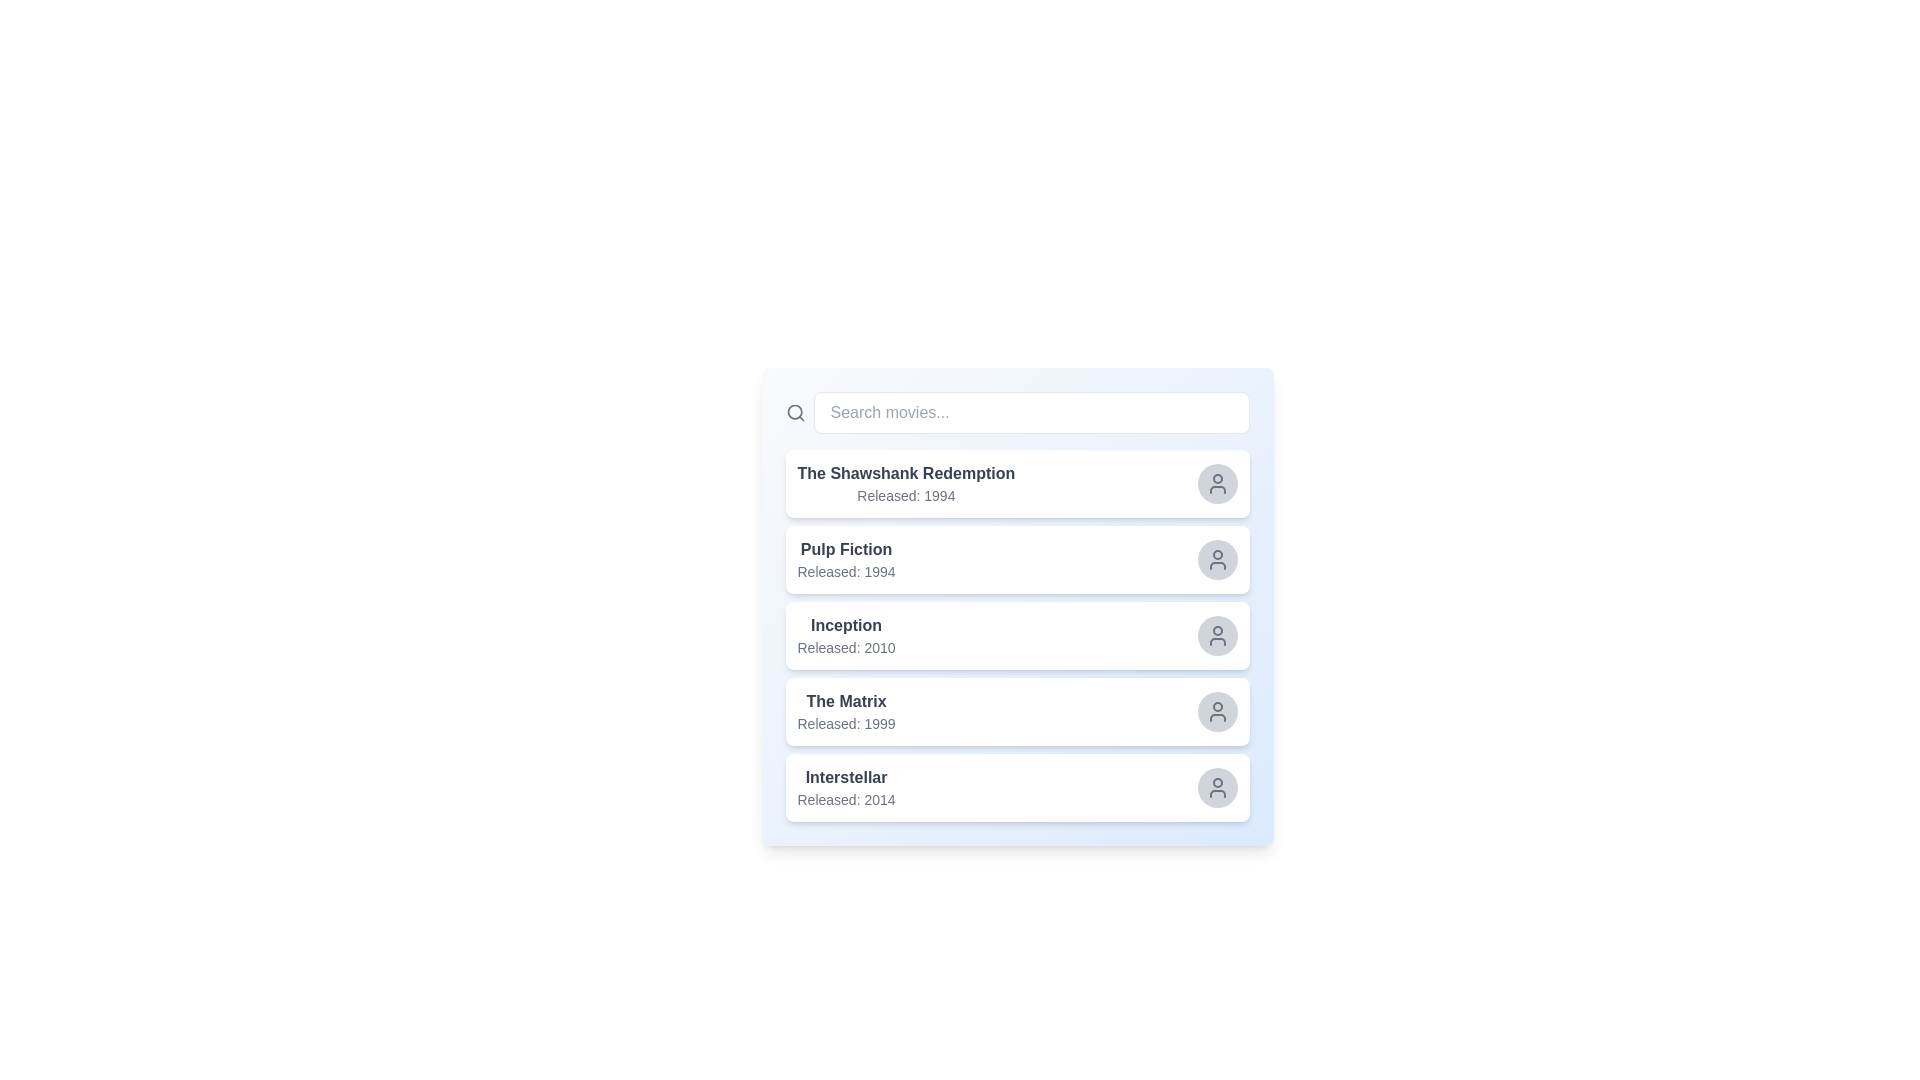  I want to click on the text element displaying 'The Matrix' in bold dark gray and 'Released: 1999' in a smaller, lighter gray font, located in the fourth card of a vertical list, so click(846, 711).